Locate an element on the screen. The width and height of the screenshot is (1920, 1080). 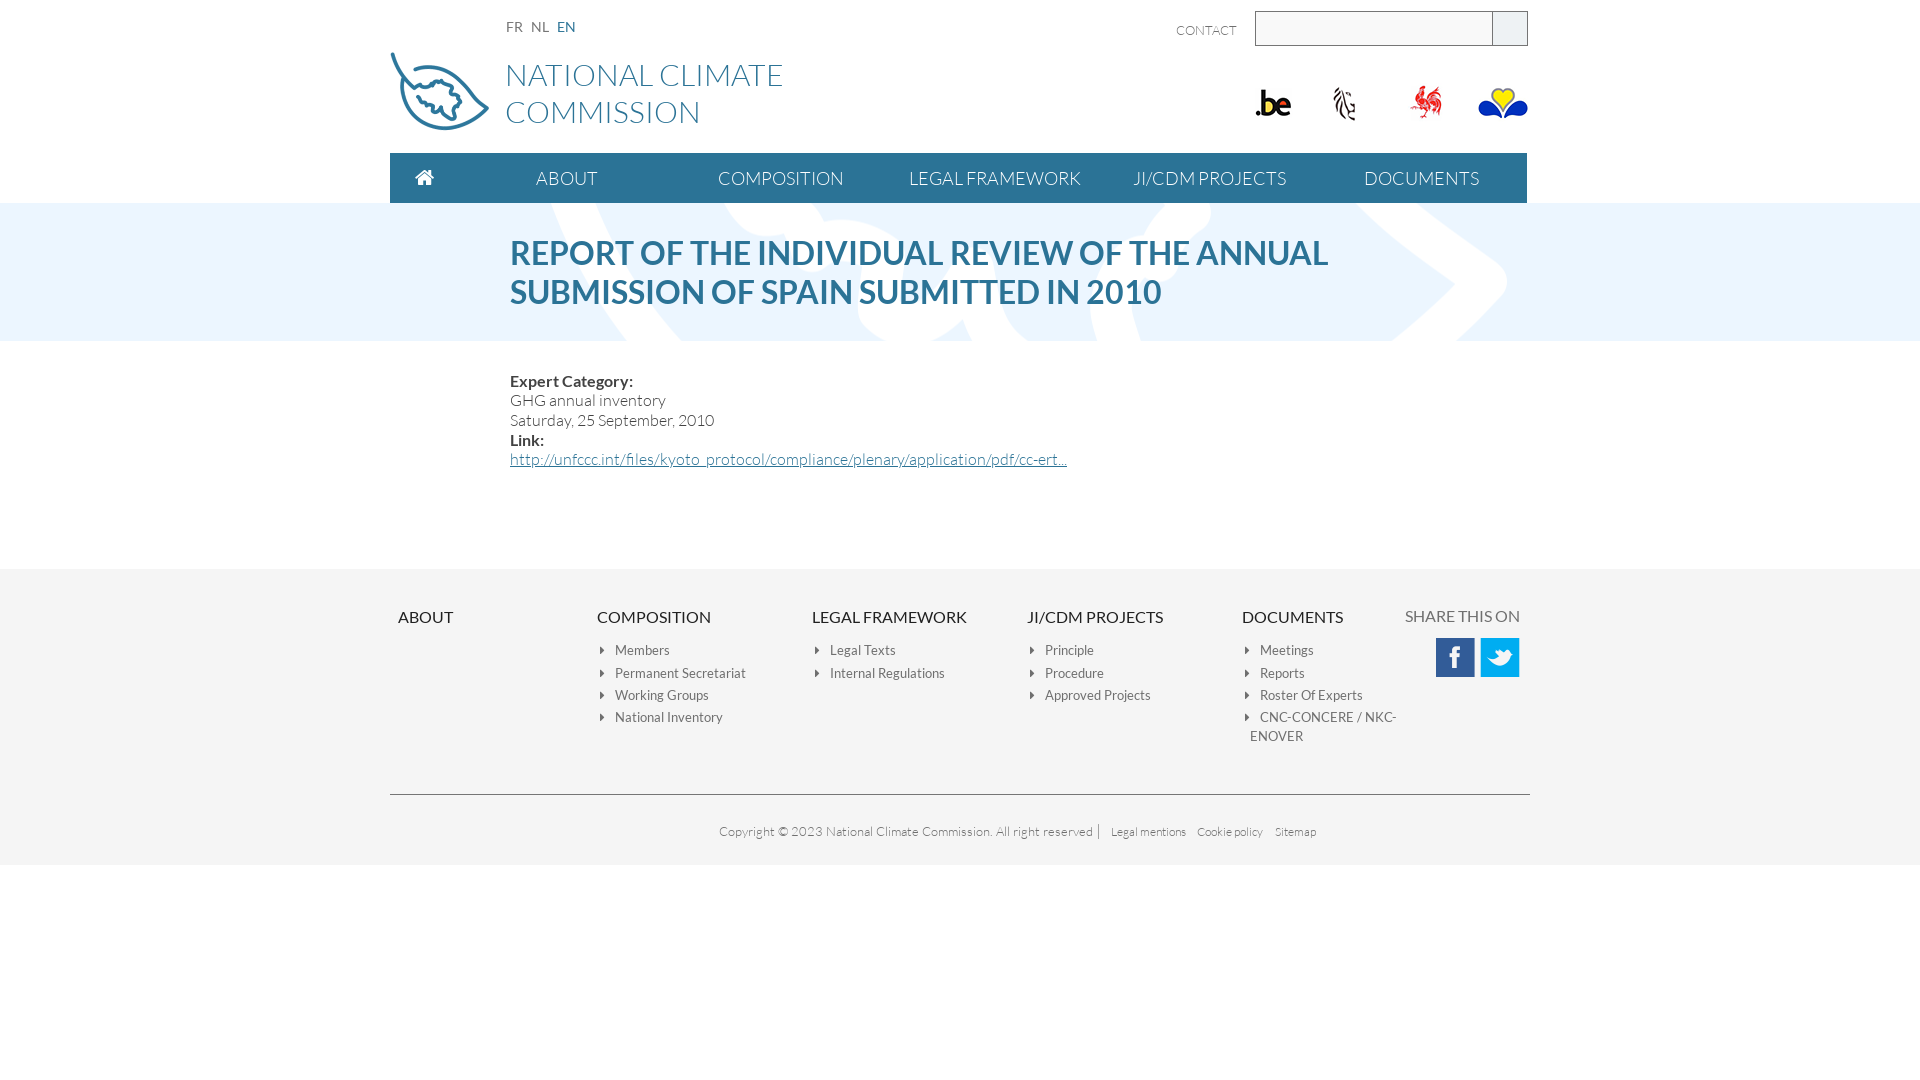
'Principle' is located at coordinates (1060, 650).